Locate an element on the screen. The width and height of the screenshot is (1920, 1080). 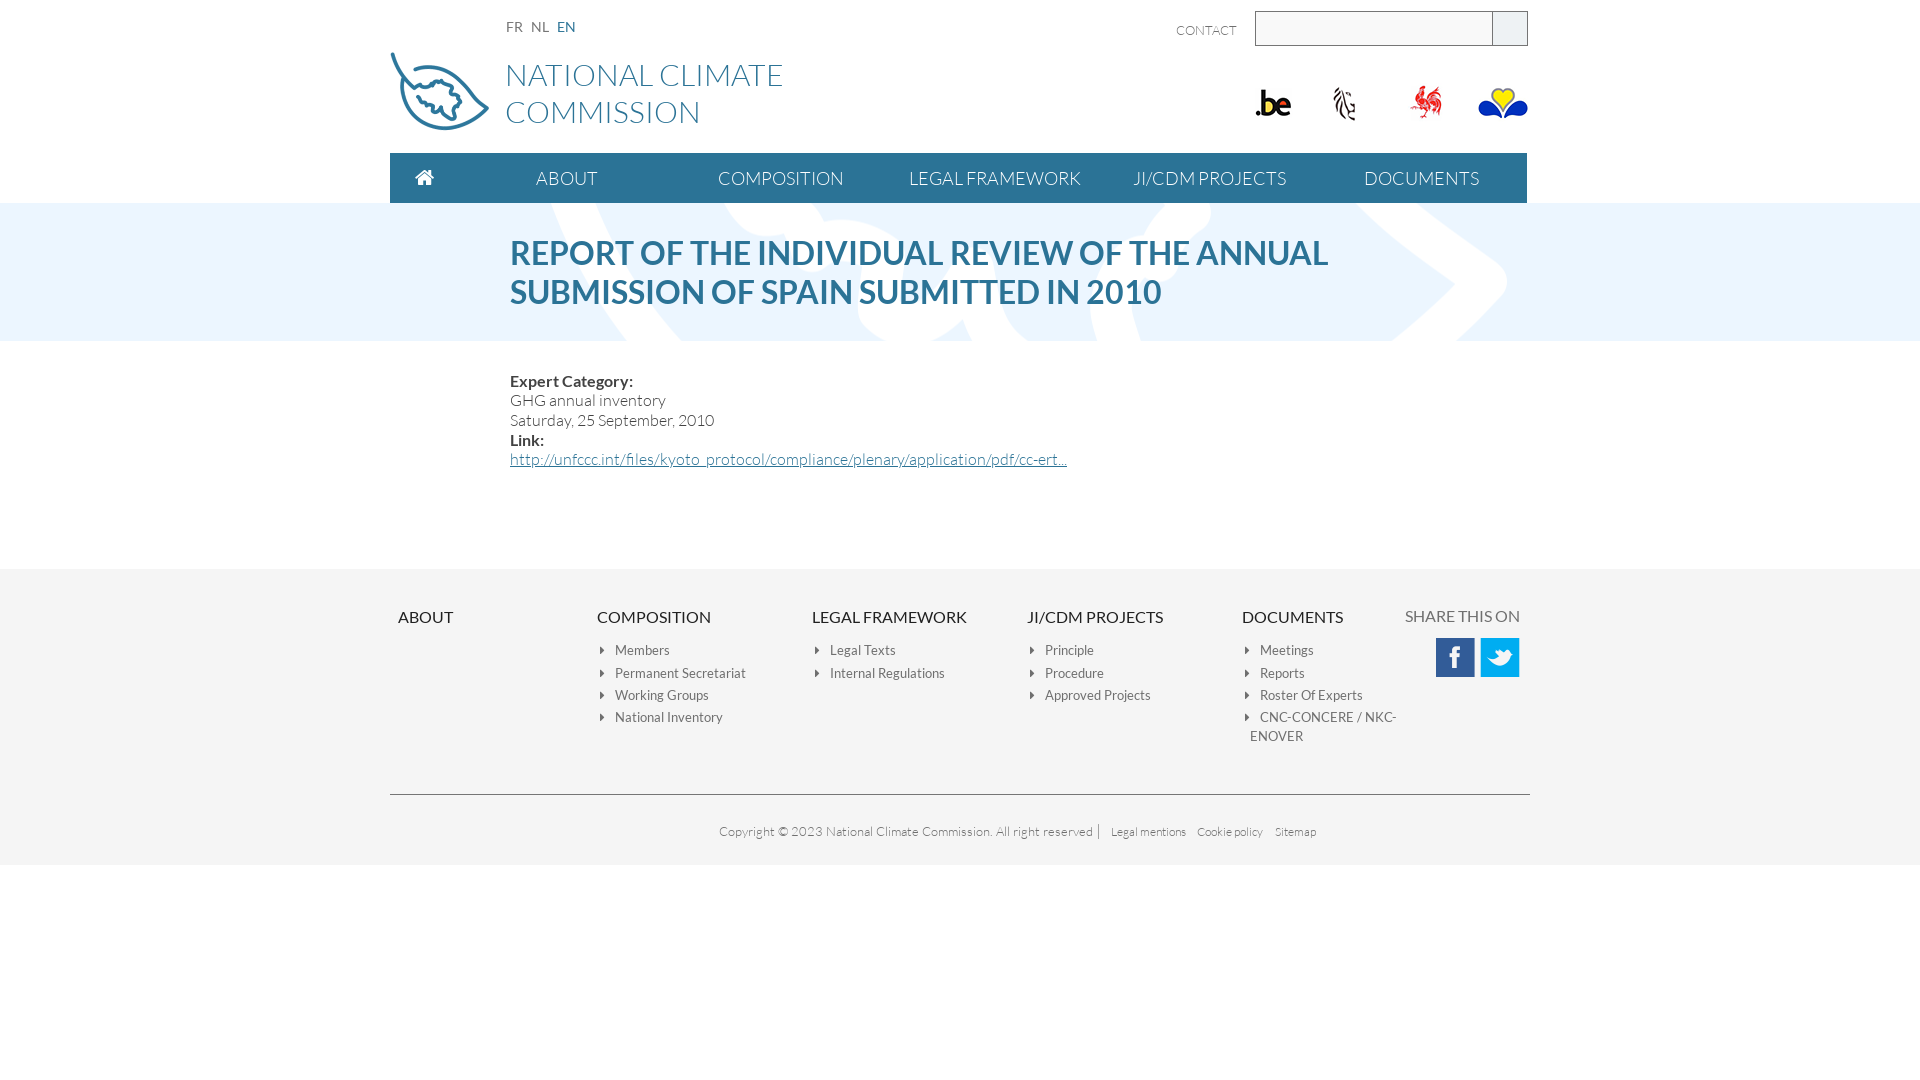
'Principle' is located at coordinates (1060, 650).